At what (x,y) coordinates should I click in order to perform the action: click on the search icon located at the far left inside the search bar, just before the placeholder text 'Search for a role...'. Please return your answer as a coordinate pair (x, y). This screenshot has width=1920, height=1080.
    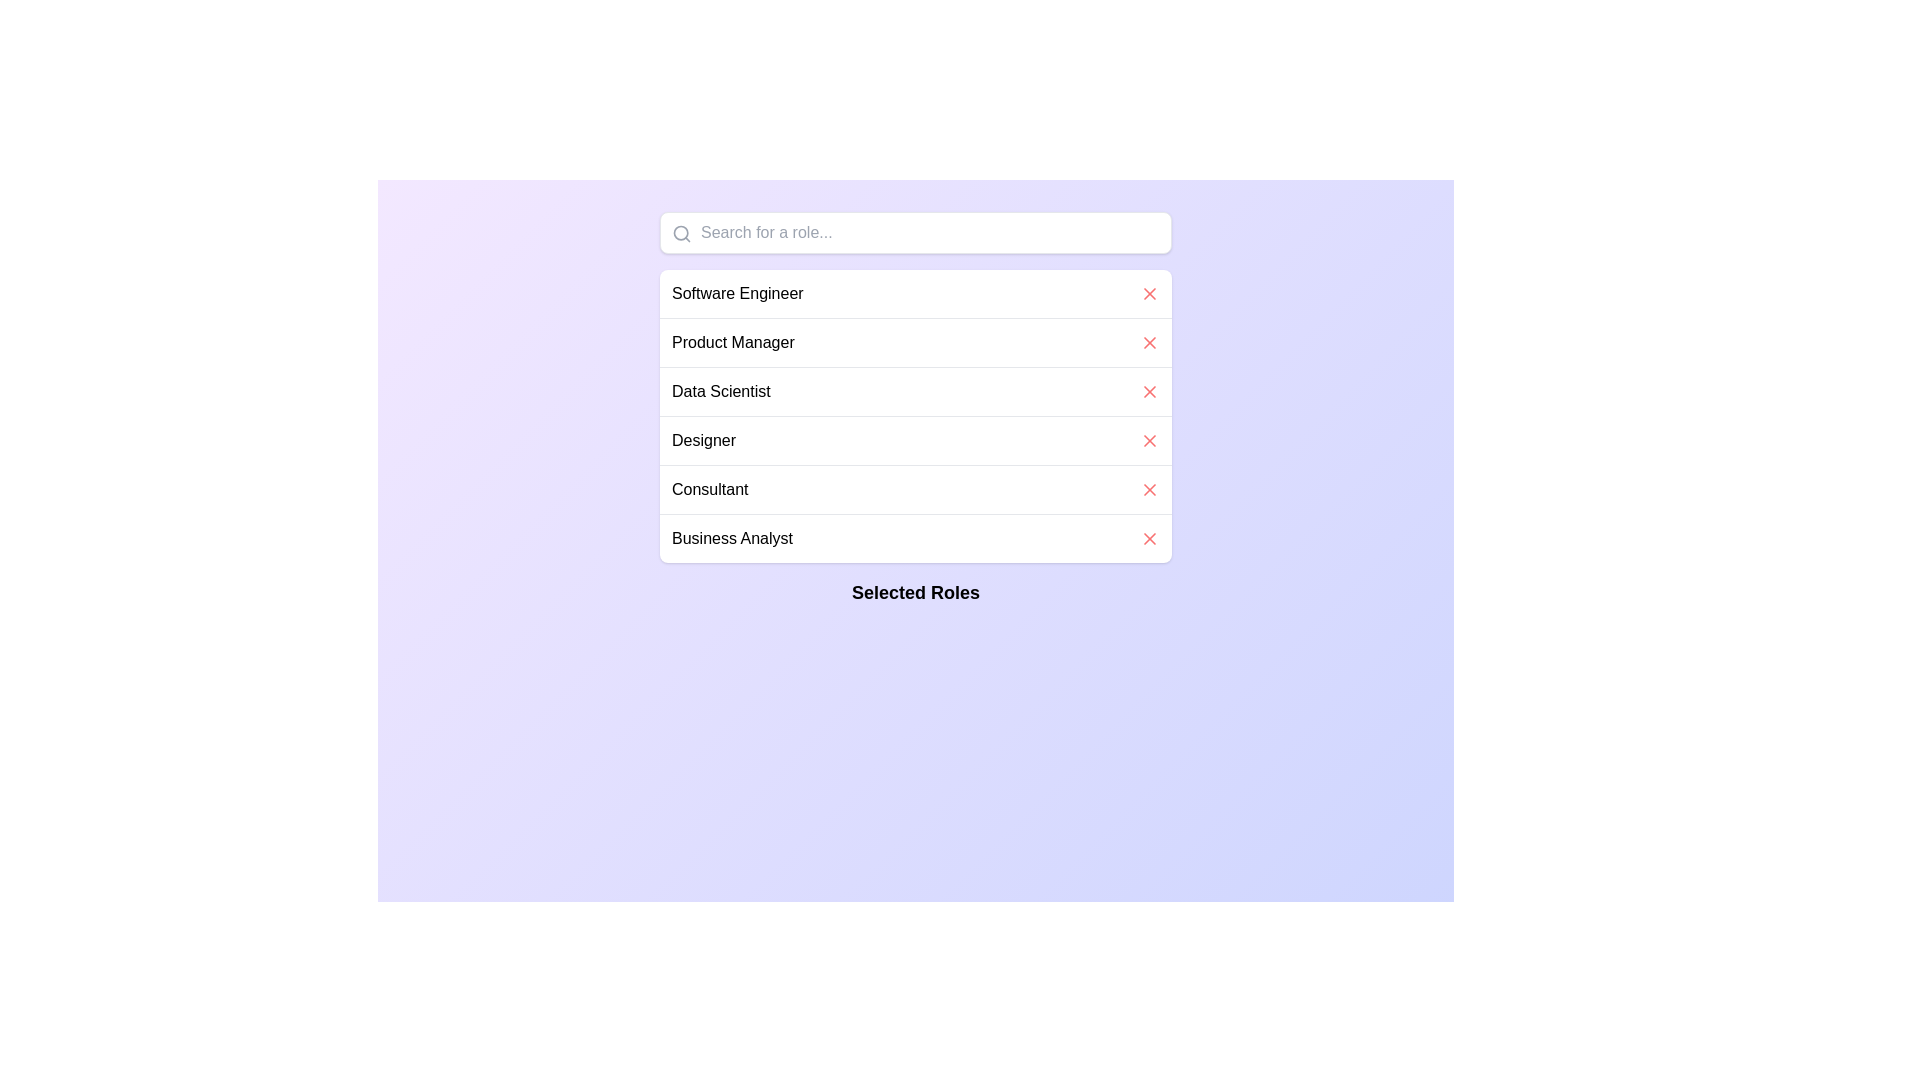
    Looking at the image, I should click on (681, 233).